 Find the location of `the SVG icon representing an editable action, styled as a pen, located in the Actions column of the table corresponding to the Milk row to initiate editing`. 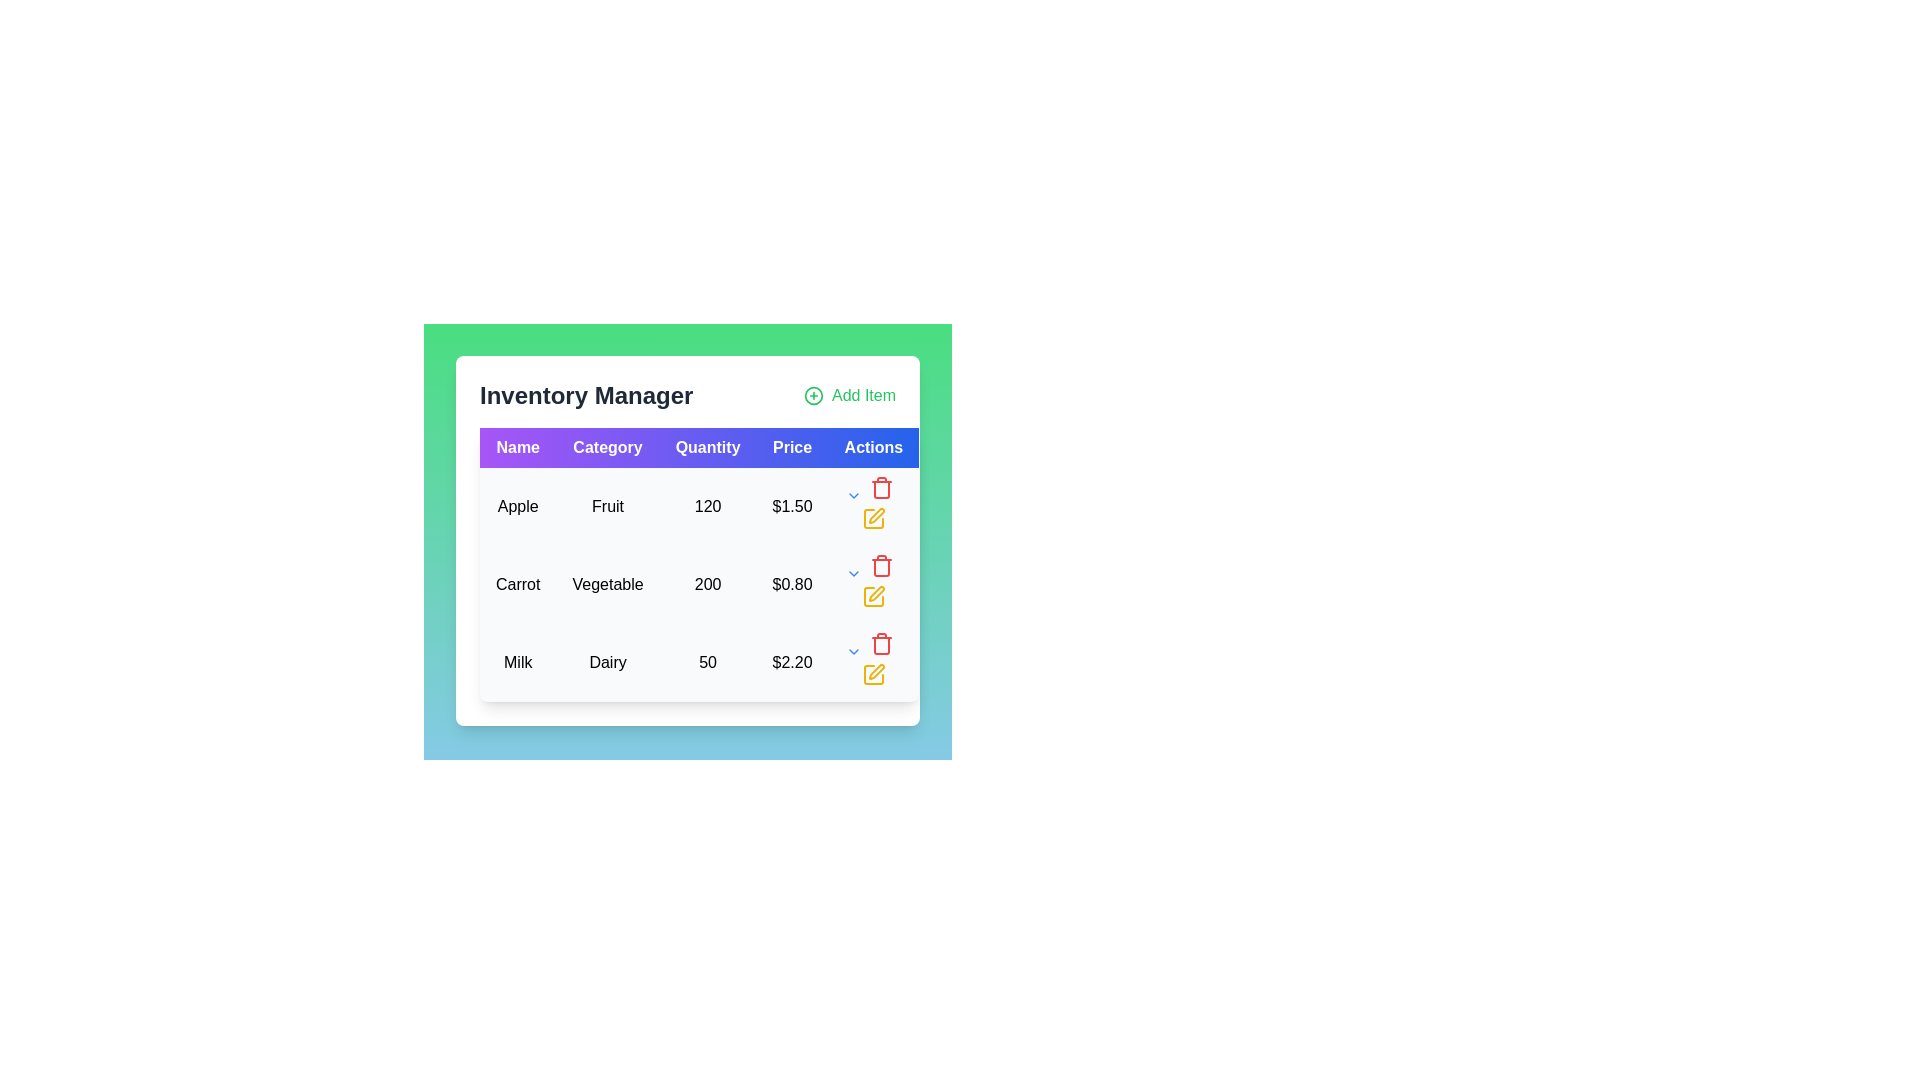

the SVG icon representing an editable action, styled as a pen, located in the Actions column of the table corresponding to the Milk row to initiate editing is located at coordinates (876, 515).